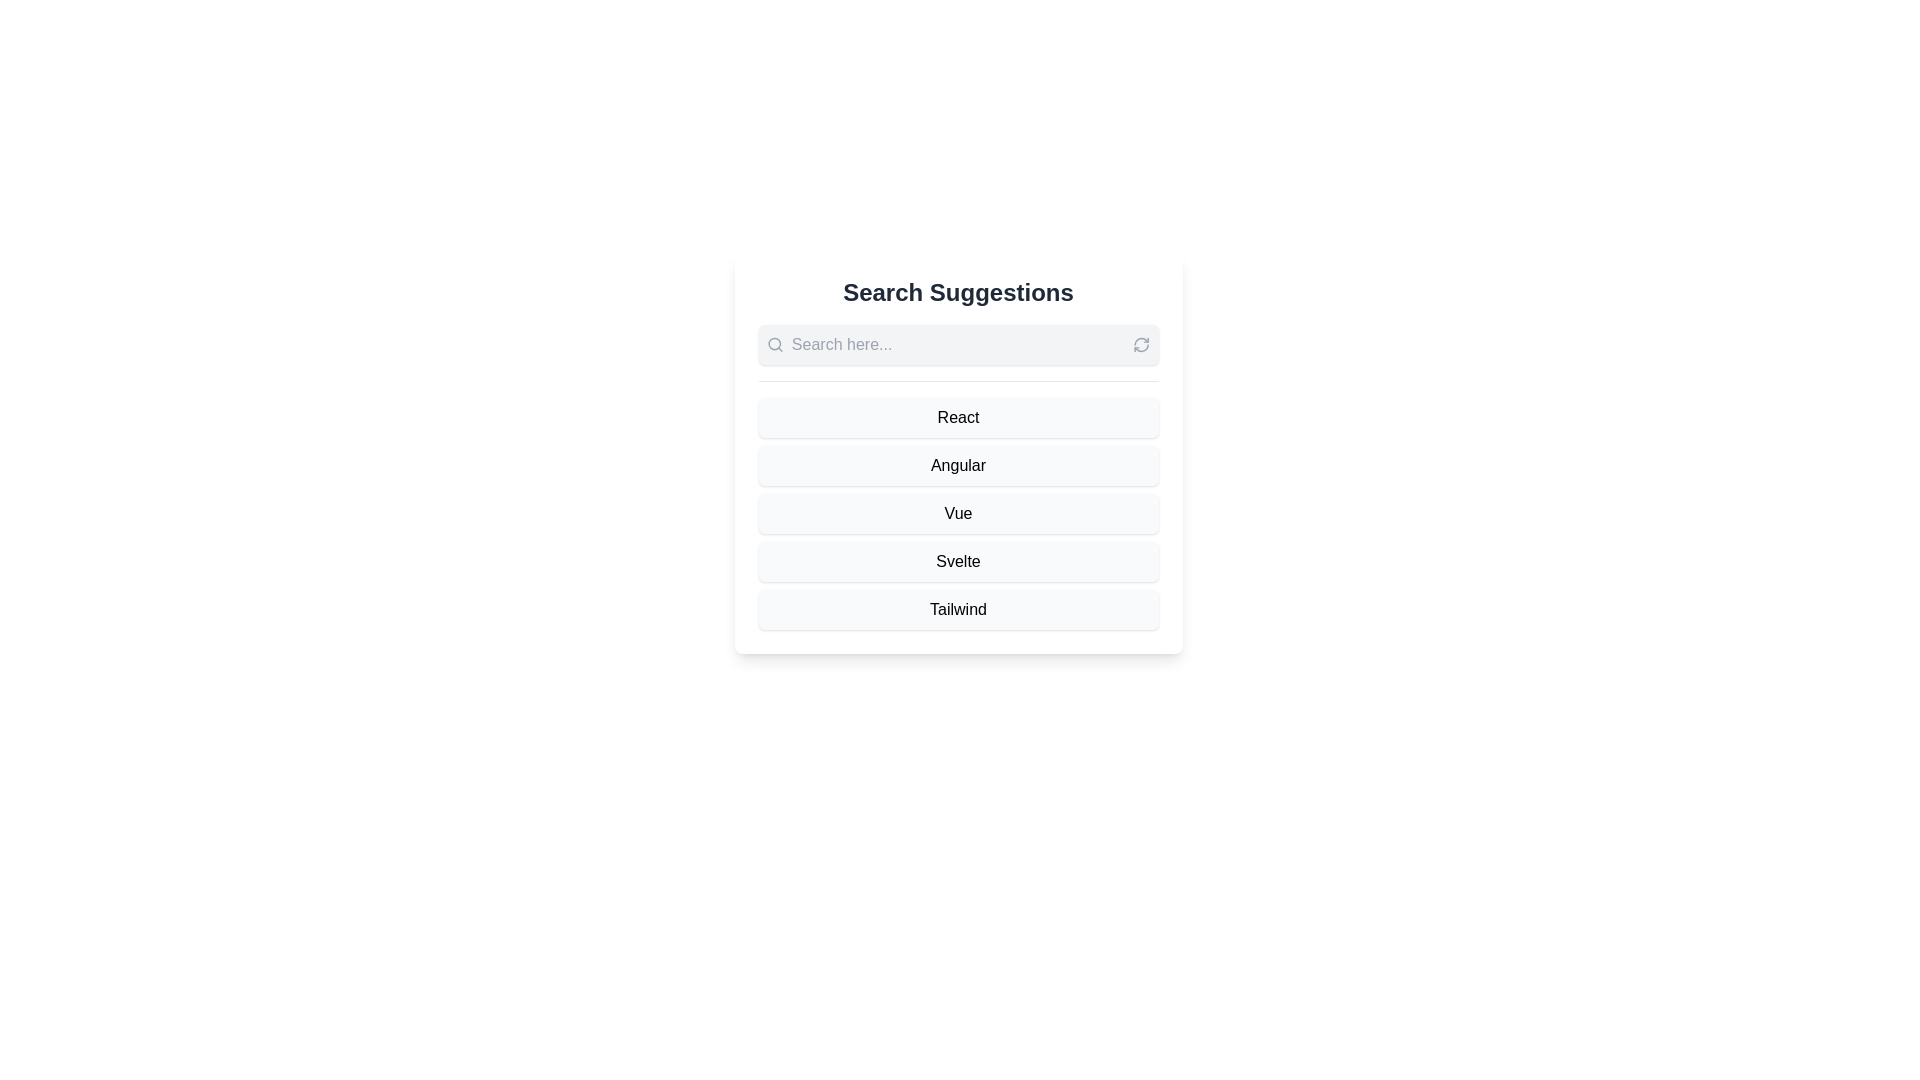 The image size is (1920, 1080). Describe the element at coordinates (957, 416) in the screenshot. I see `the selectable option labeled 'React' which is the first item in the list located beneath the search bar` at that location.